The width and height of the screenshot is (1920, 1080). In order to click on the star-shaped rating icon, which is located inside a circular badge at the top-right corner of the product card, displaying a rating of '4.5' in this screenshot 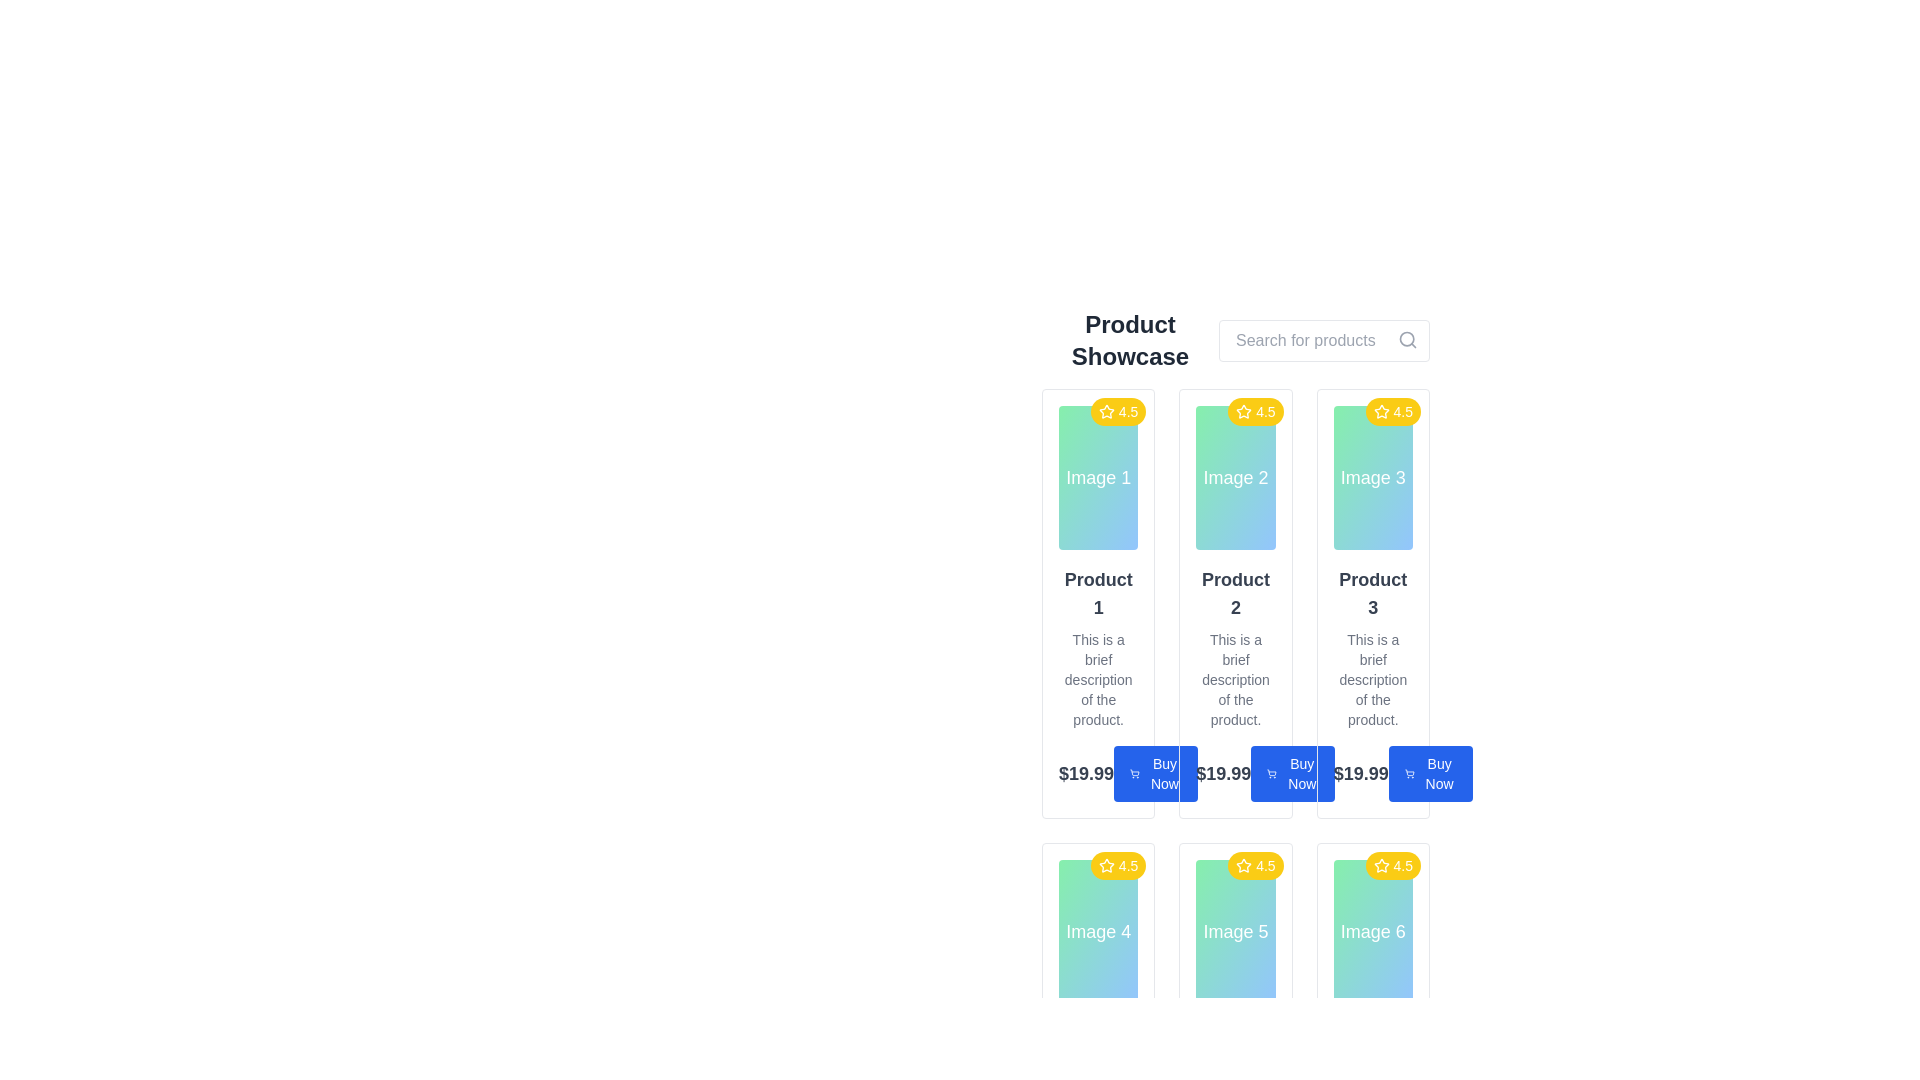, I will do `click(1380, 411)`.